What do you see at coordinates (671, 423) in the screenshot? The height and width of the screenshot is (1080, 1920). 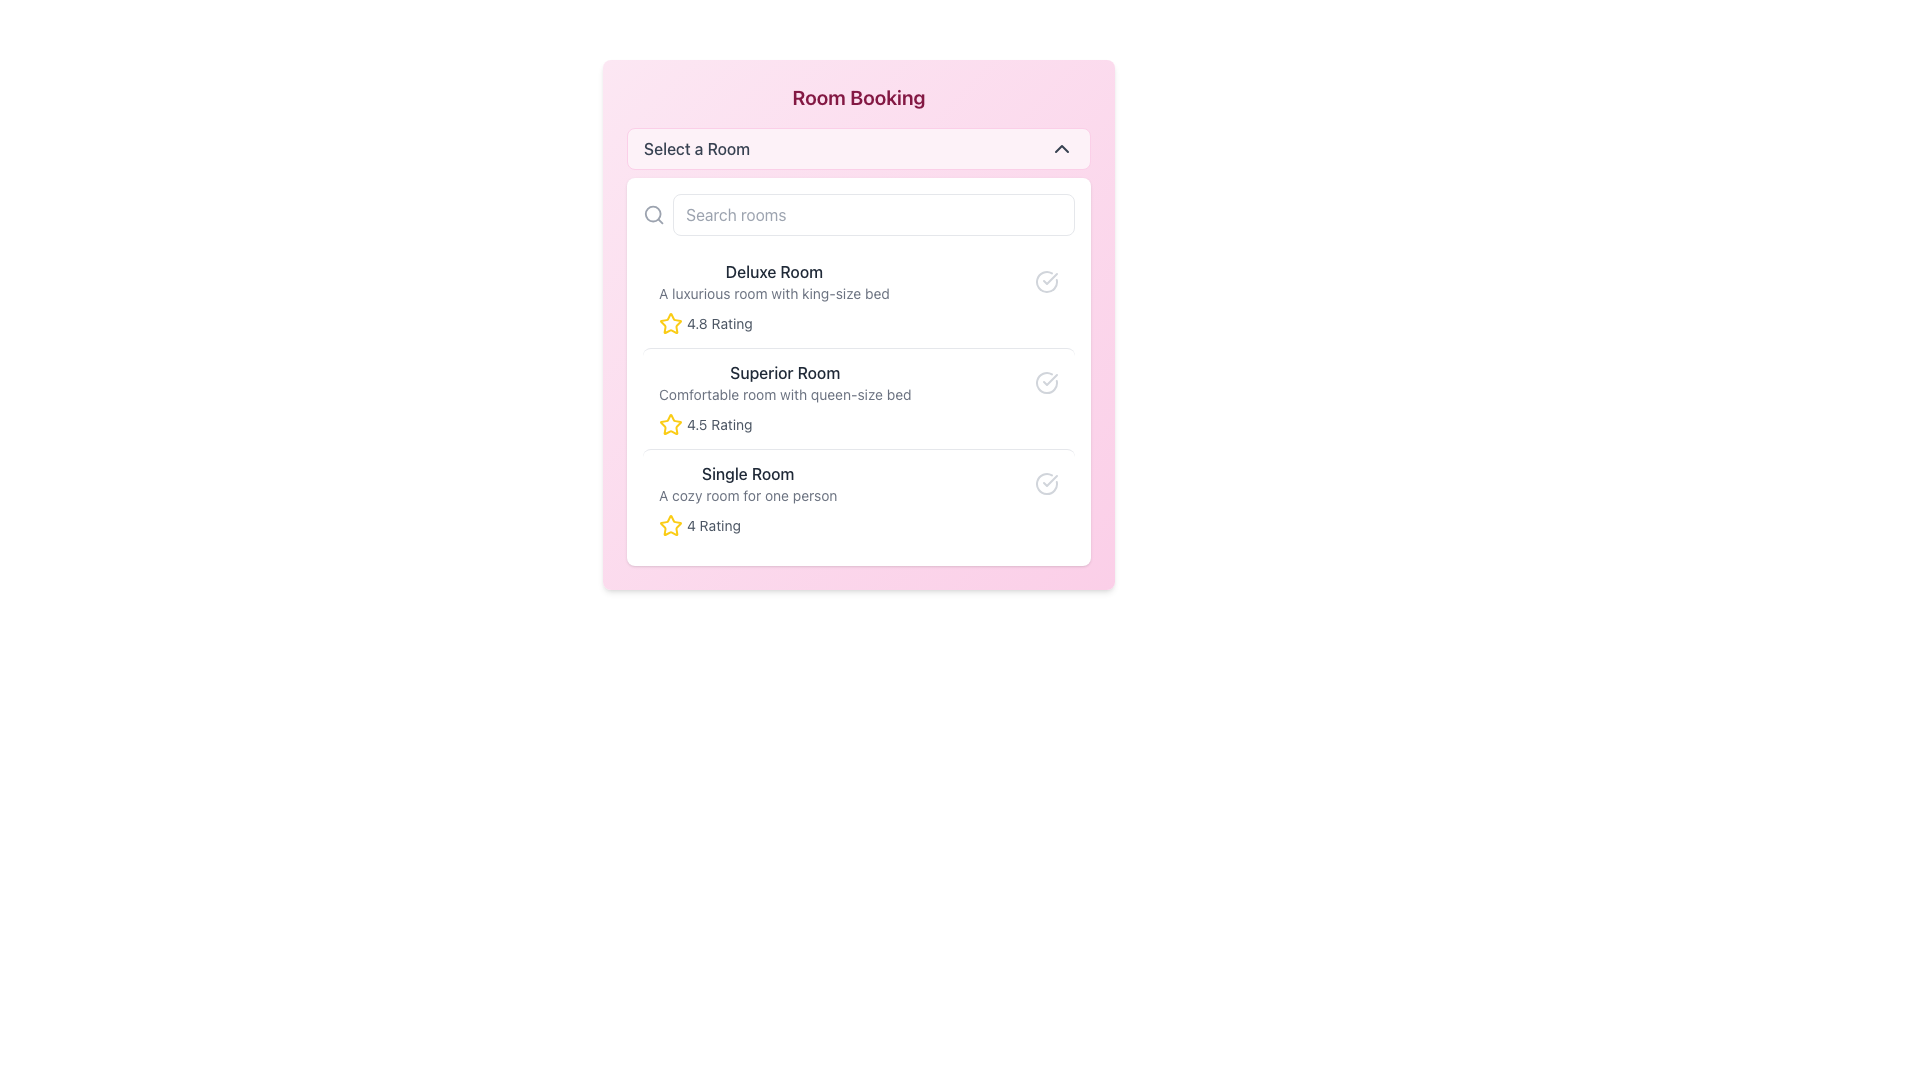 I see `the star-shaped icon outlined with a golden yellow border and filled with white color, which is part of a rating display next to the text '4.5 Rating'` at bounding box center [671, 423].